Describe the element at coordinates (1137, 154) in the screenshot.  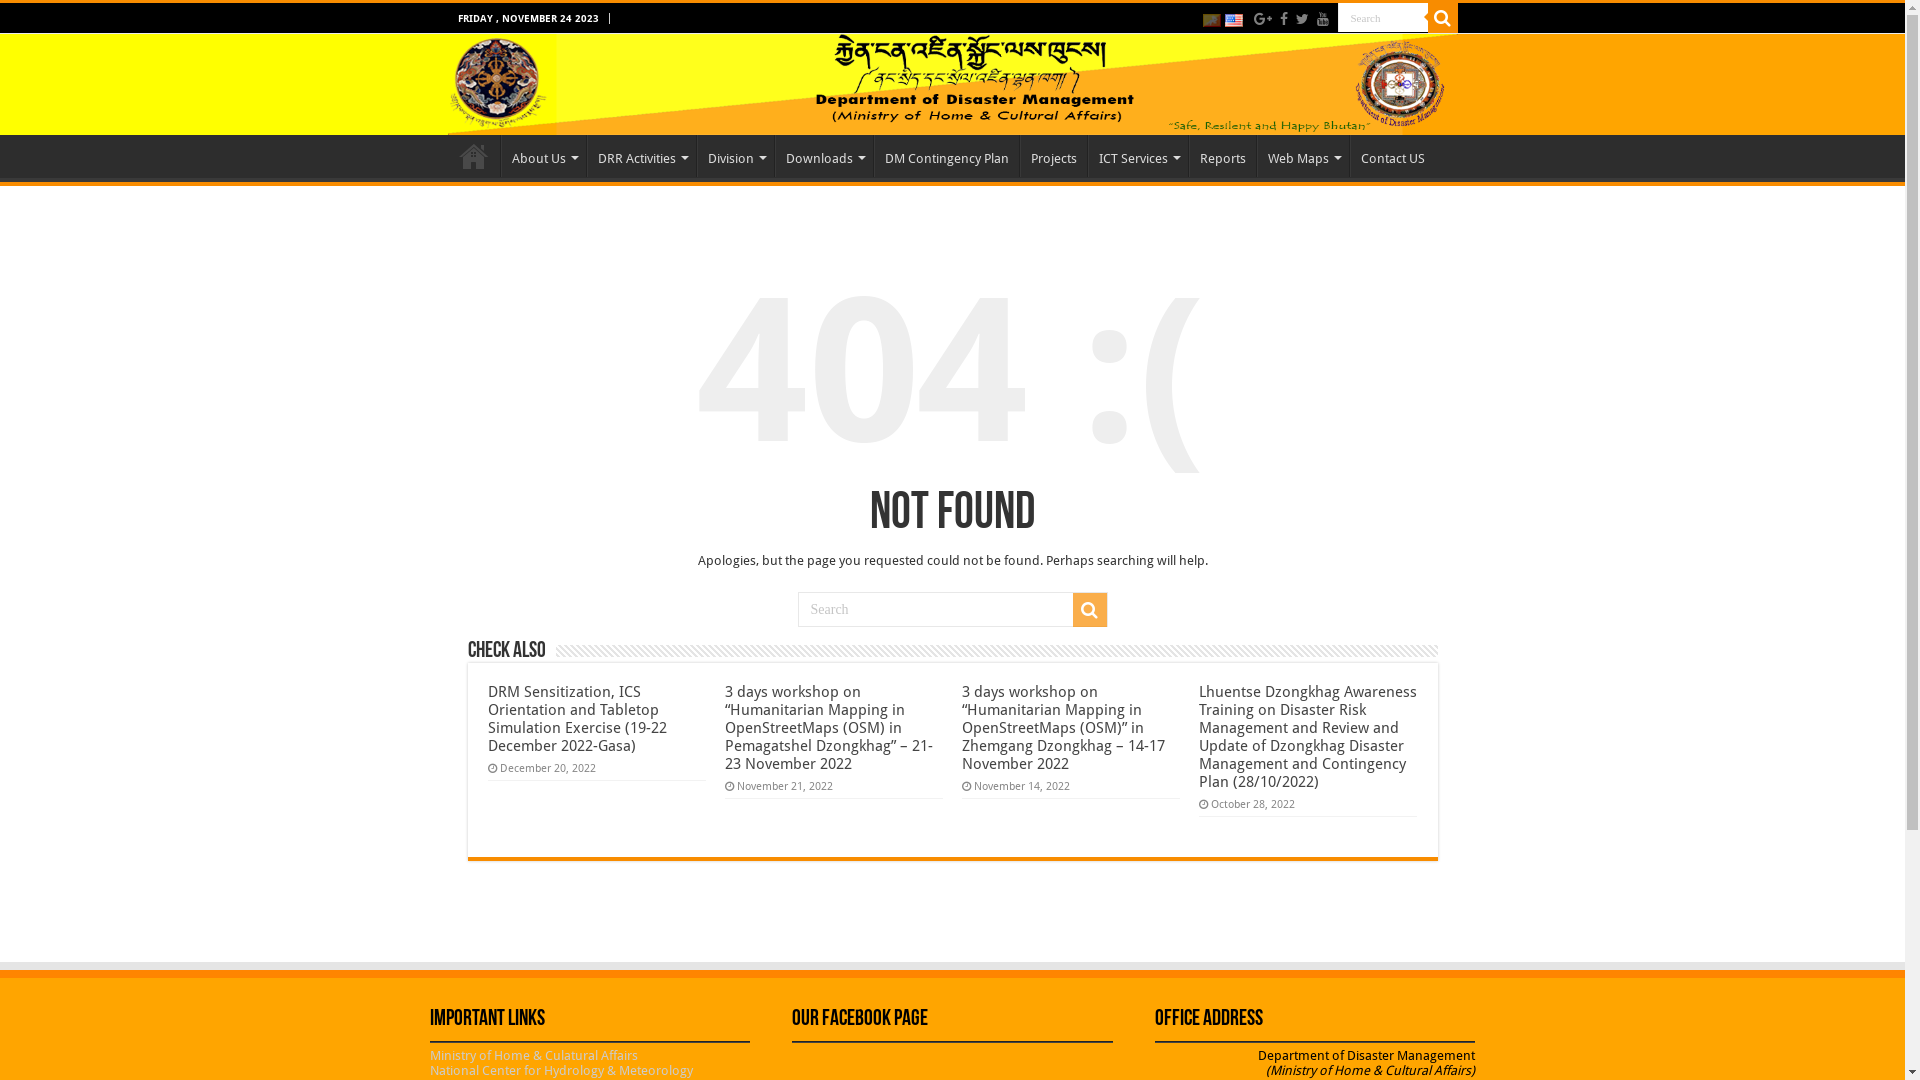
I see `'ICT Services'` at that location.